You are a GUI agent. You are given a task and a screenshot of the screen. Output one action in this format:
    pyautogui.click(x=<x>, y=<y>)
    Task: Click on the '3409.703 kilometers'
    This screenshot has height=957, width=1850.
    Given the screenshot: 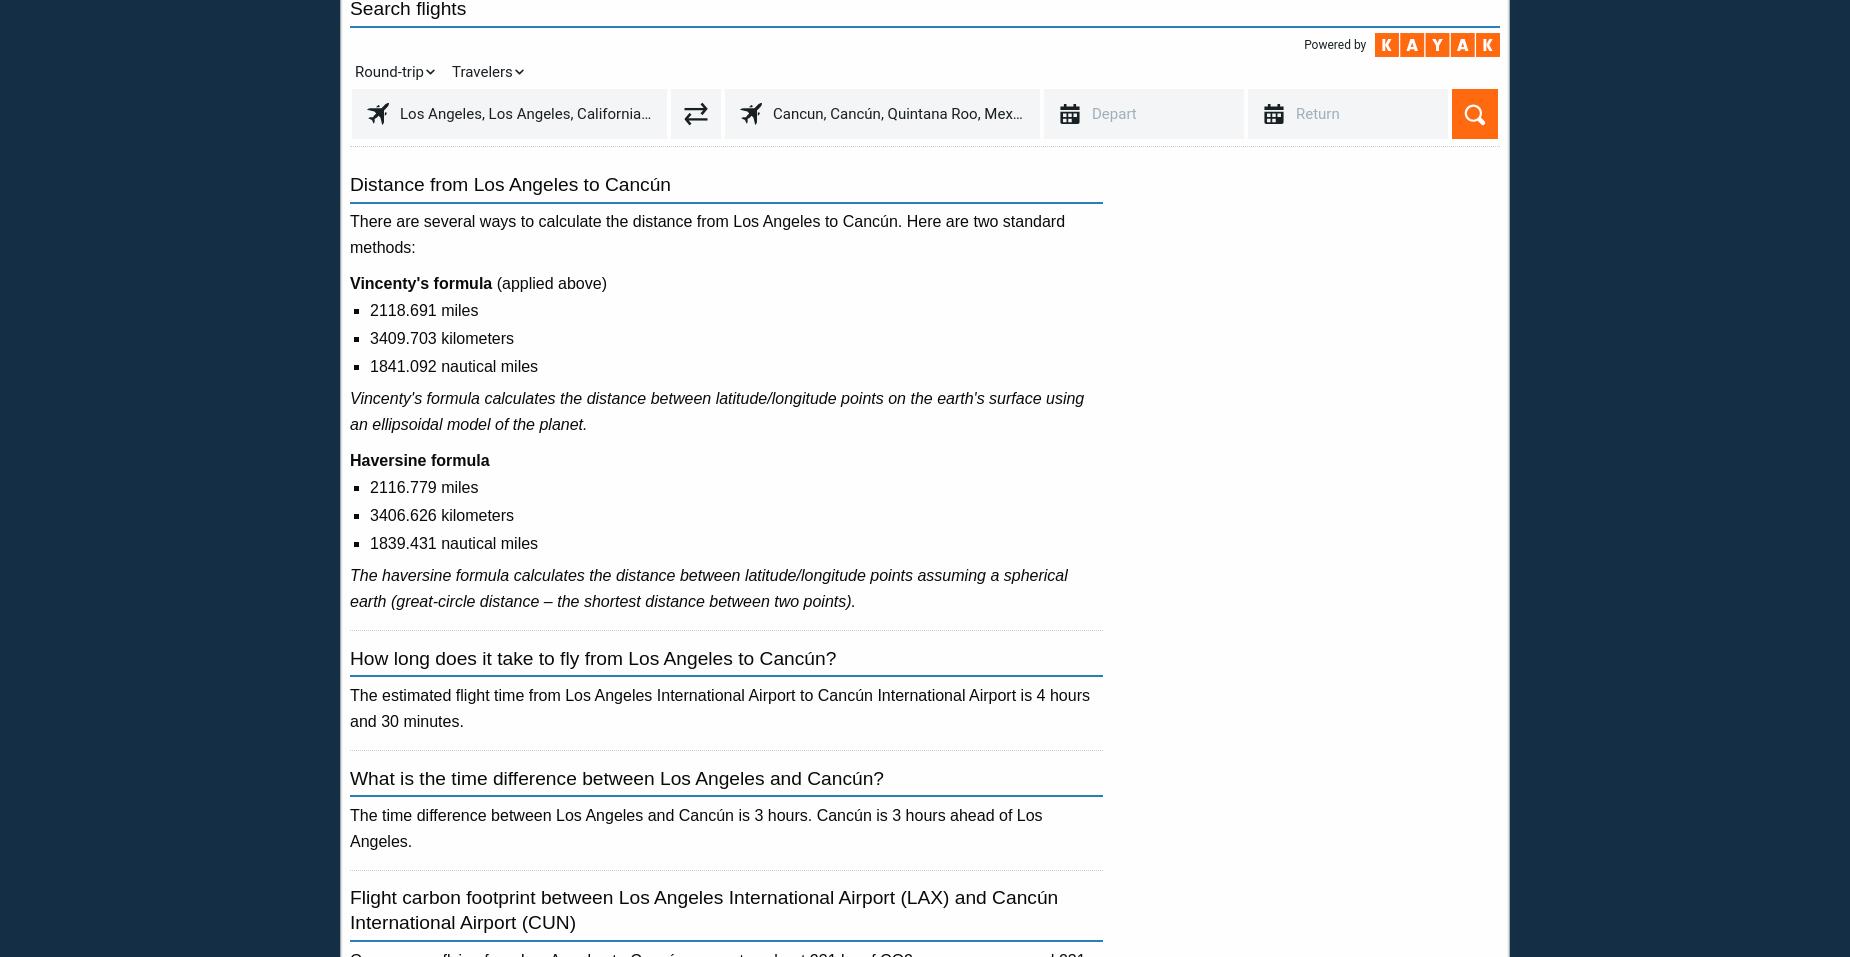 What is the action you would take?
    pyautogui.click(x=440, y=338)
    